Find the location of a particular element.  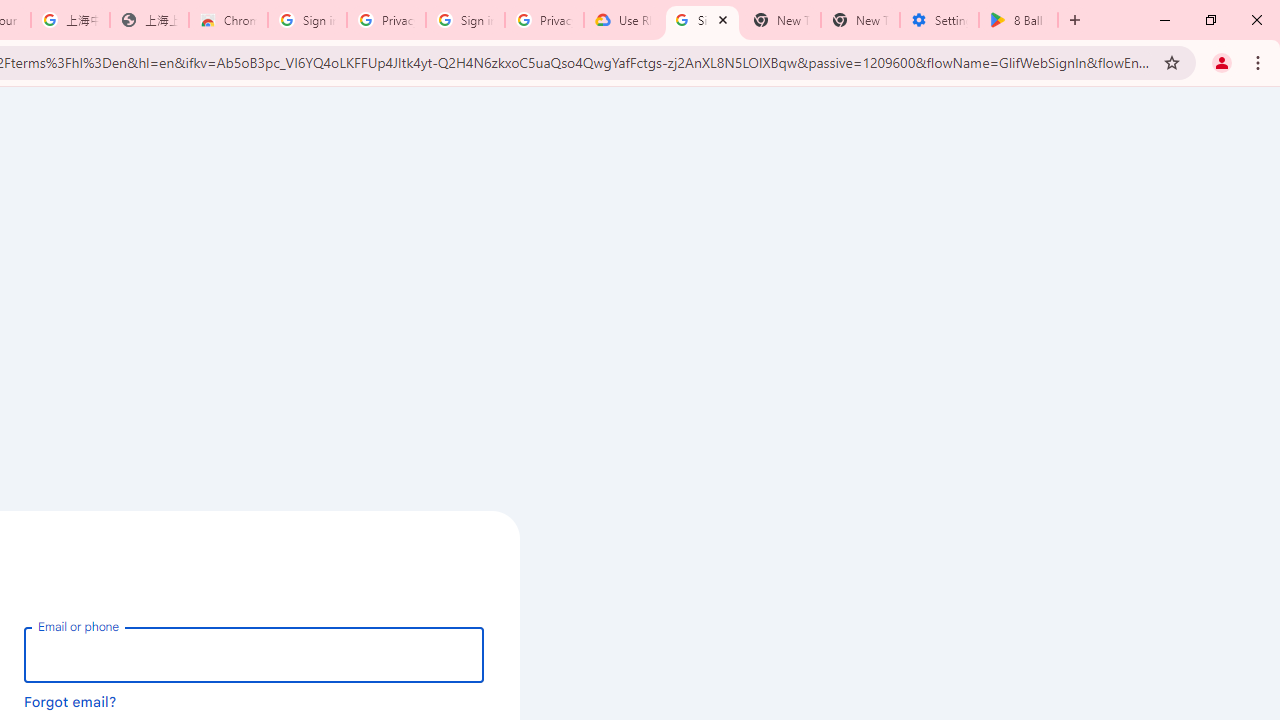

'New Tab' is located at coordinates (860, 20).